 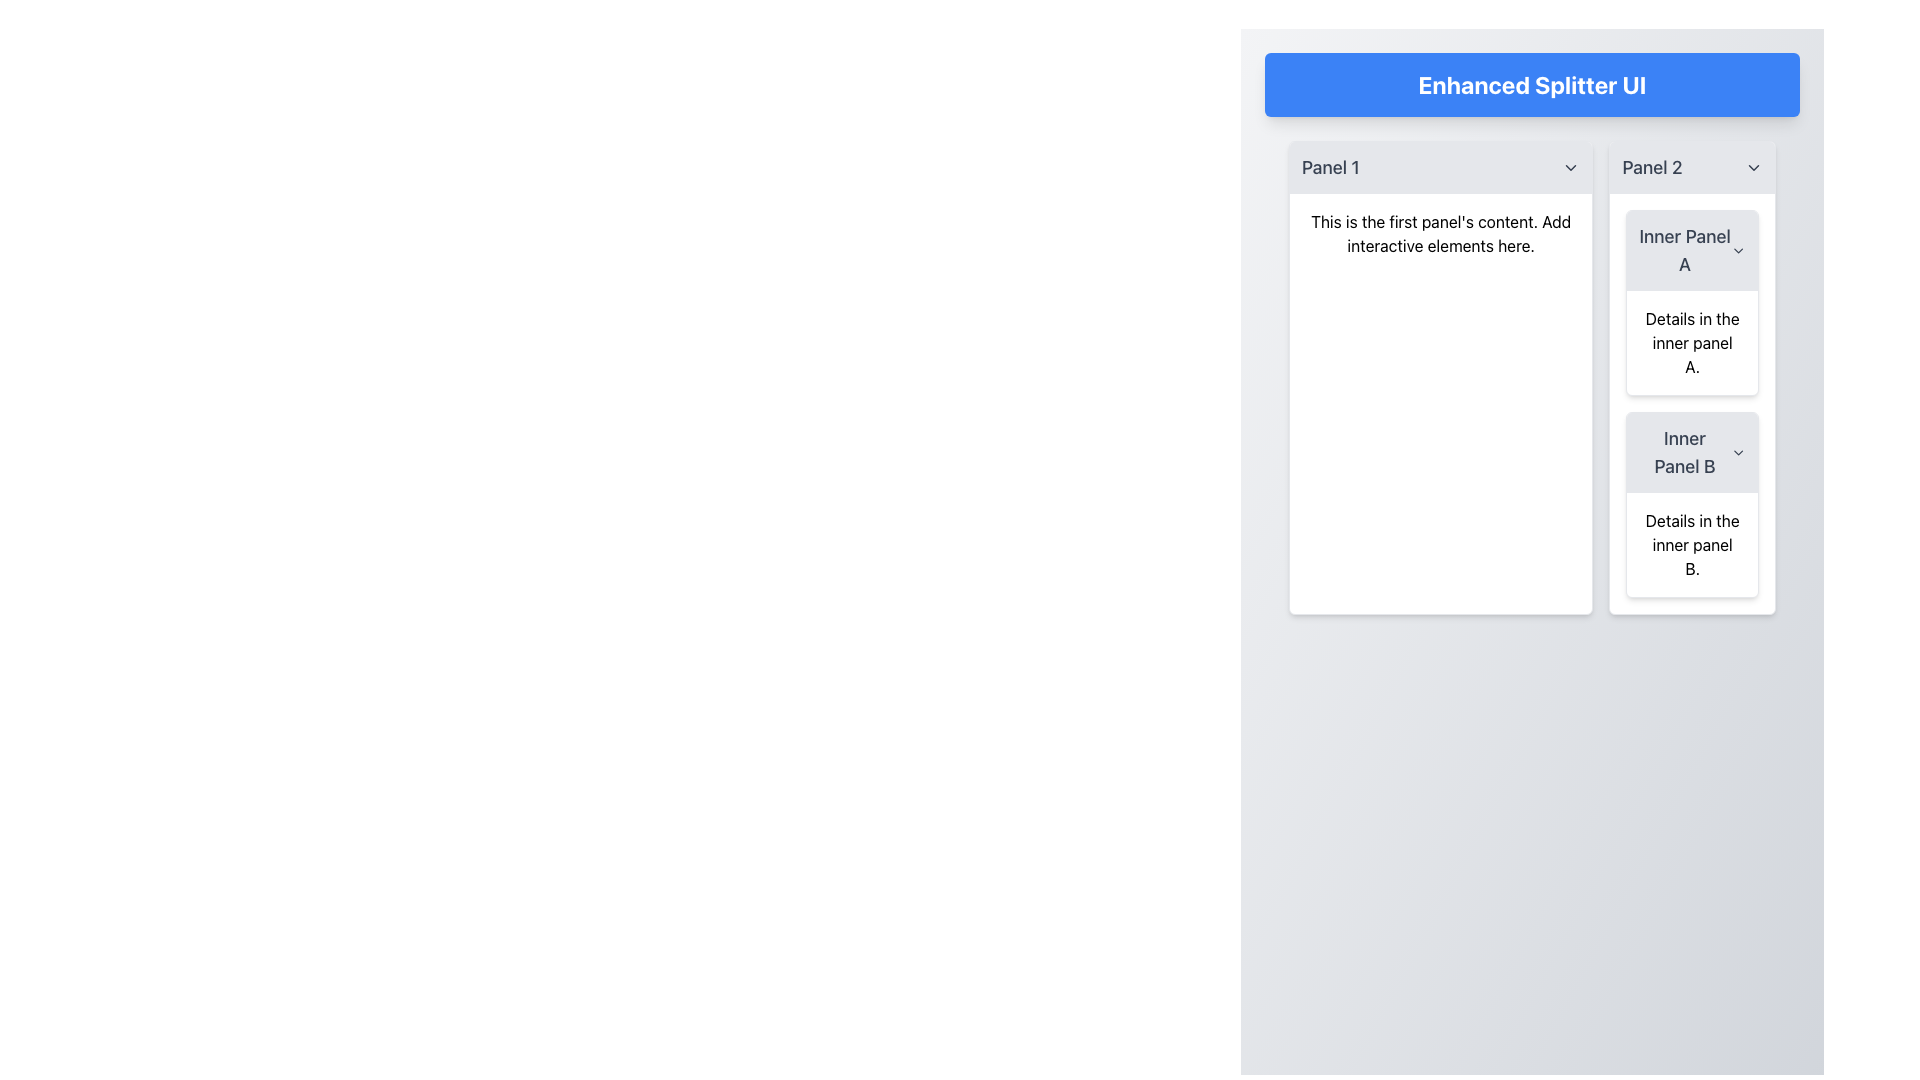 What do you see at coordinates (1531, 83) in the screenshot?
I see `the header element with a blue background and white text reading 'Enhanced Splitter UI'` at bounding box center [1531, 83].